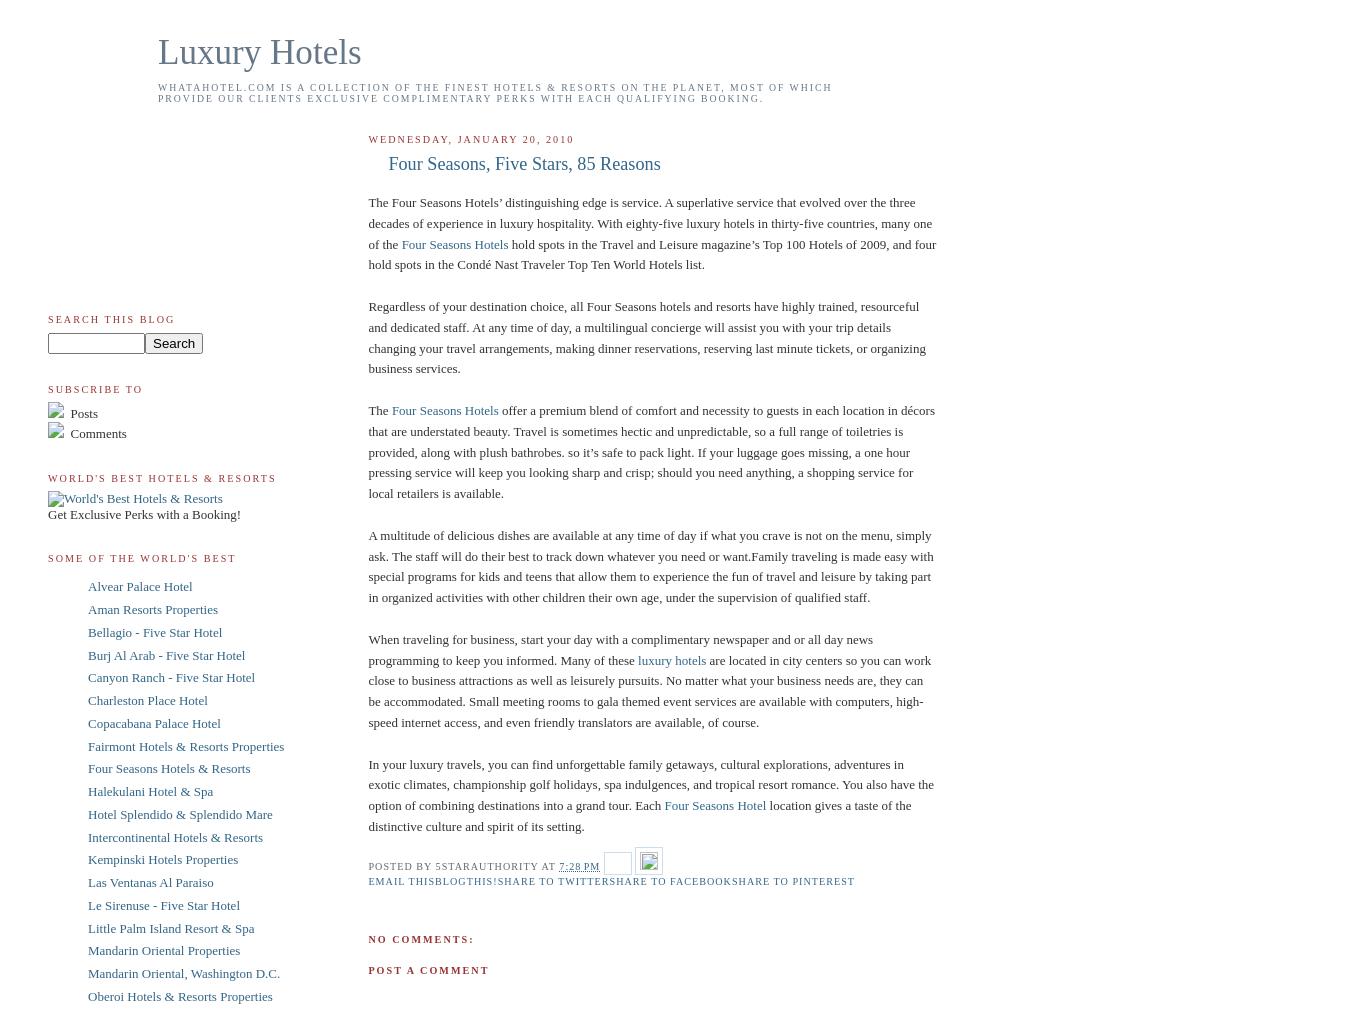 Image resolution: width=1366 pixels, height=1013 pixels. I want to click on 'Four Seasons, Five Stars, 85 Reasons', so click(523, 162).